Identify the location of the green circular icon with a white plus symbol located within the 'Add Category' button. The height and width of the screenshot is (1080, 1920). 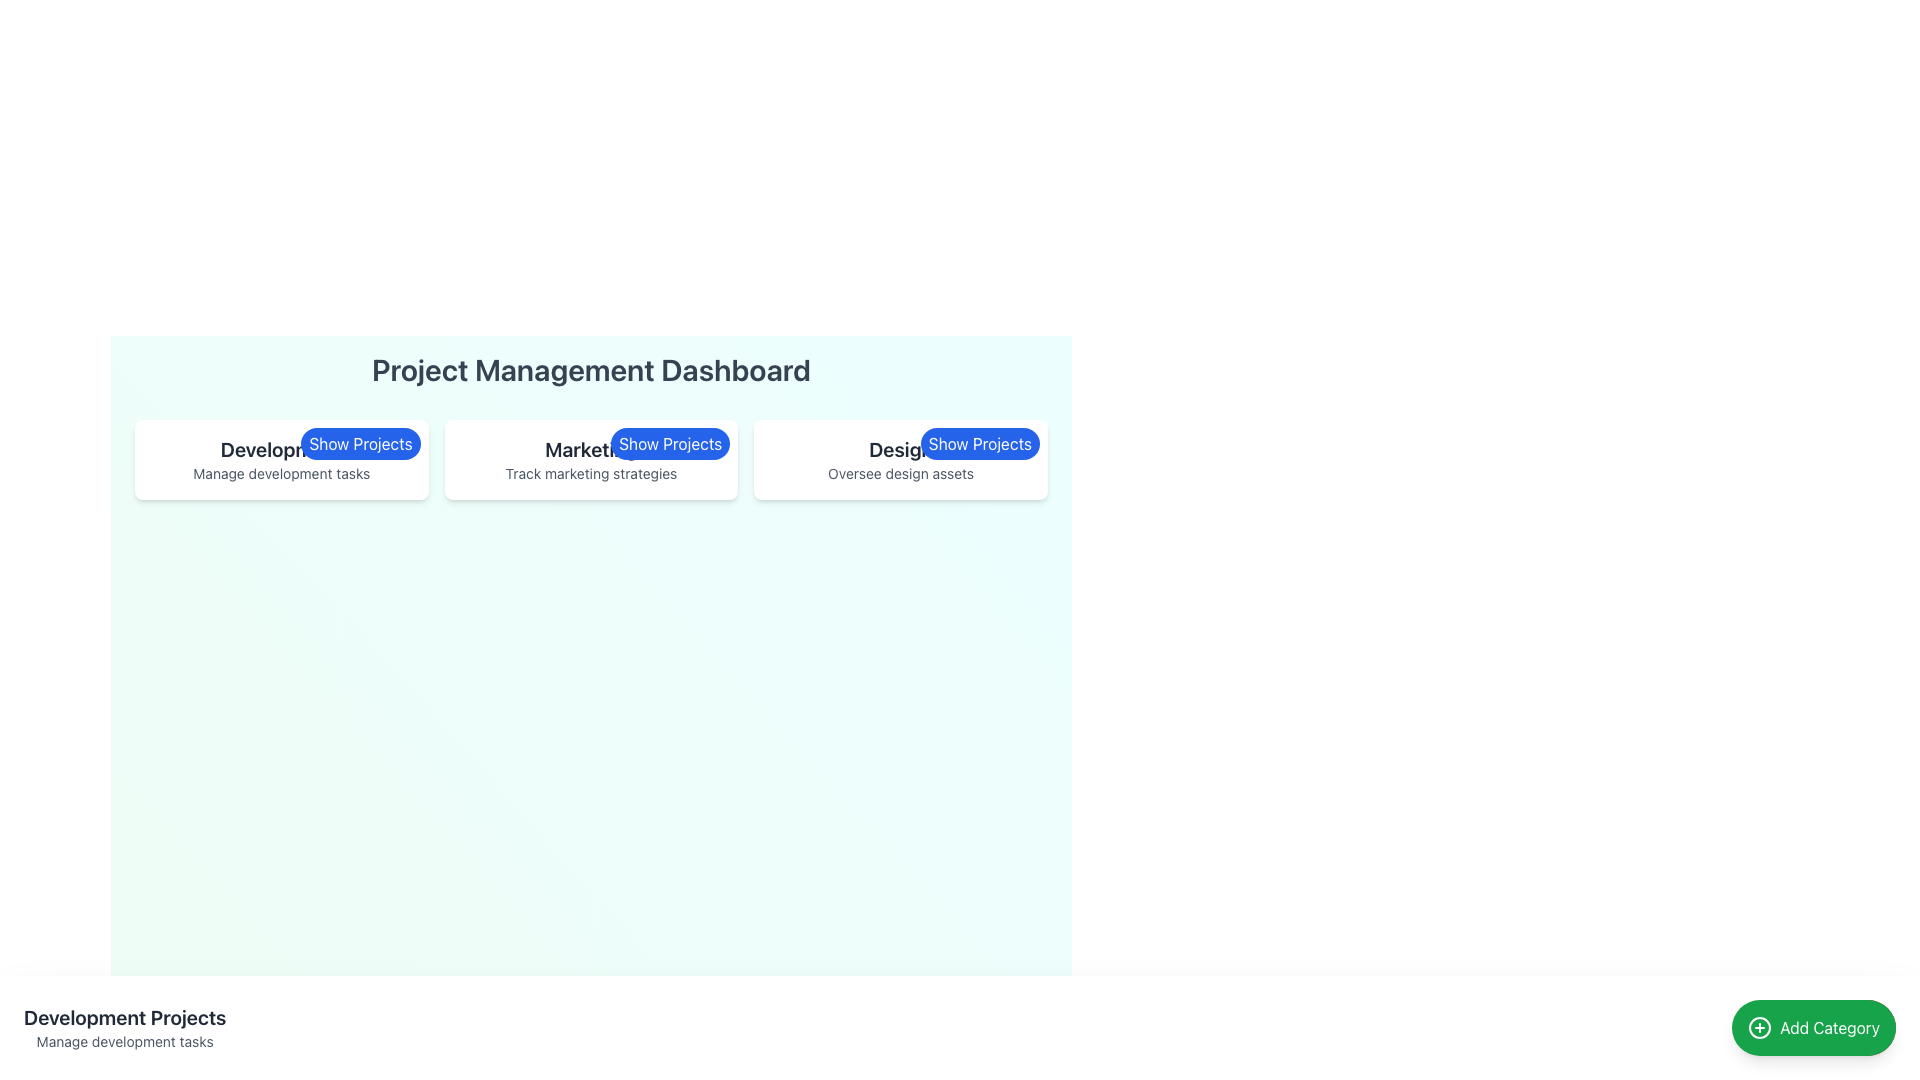
(1760, 1028).